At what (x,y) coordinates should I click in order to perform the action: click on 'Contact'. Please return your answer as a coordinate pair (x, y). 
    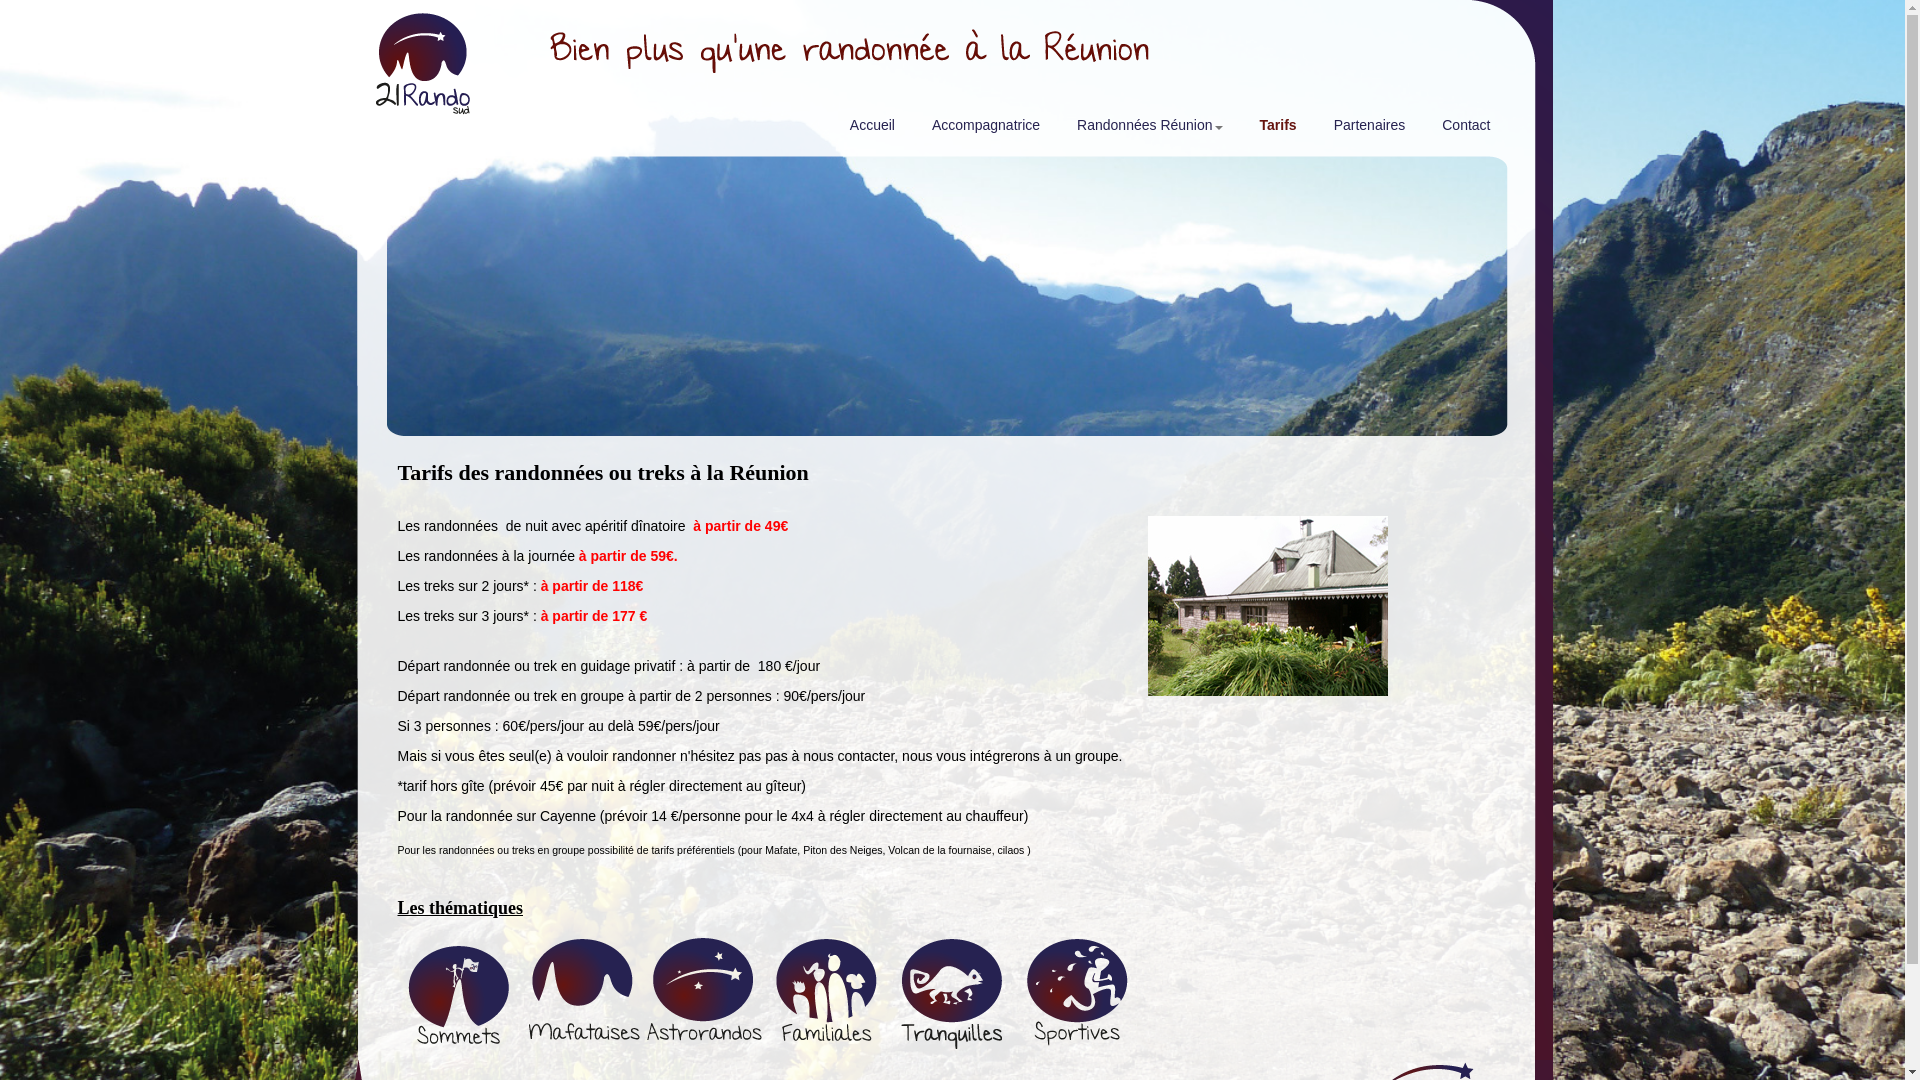
    Looking at the image, I should click on (1463, 130).